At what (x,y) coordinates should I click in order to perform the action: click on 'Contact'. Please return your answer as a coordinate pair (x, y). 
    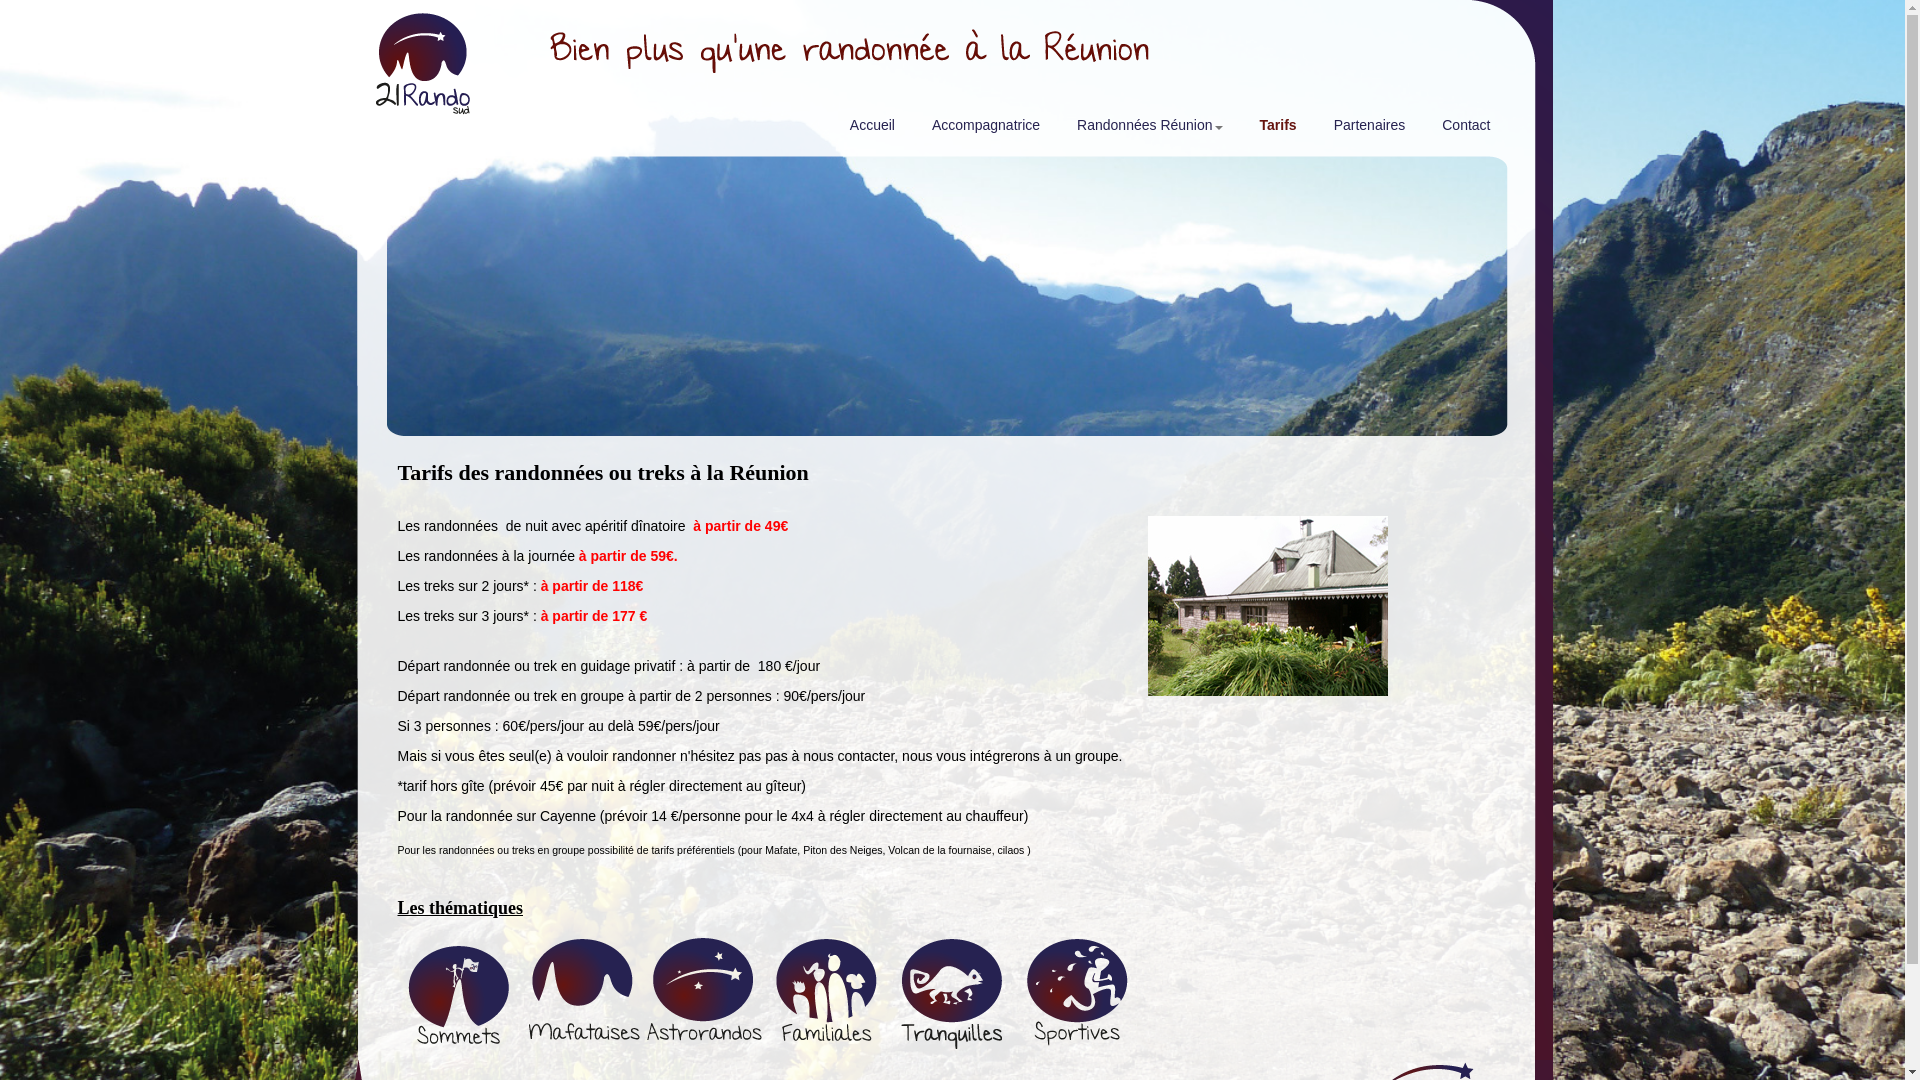
    Looking at the image, I should click on (1463, 130).